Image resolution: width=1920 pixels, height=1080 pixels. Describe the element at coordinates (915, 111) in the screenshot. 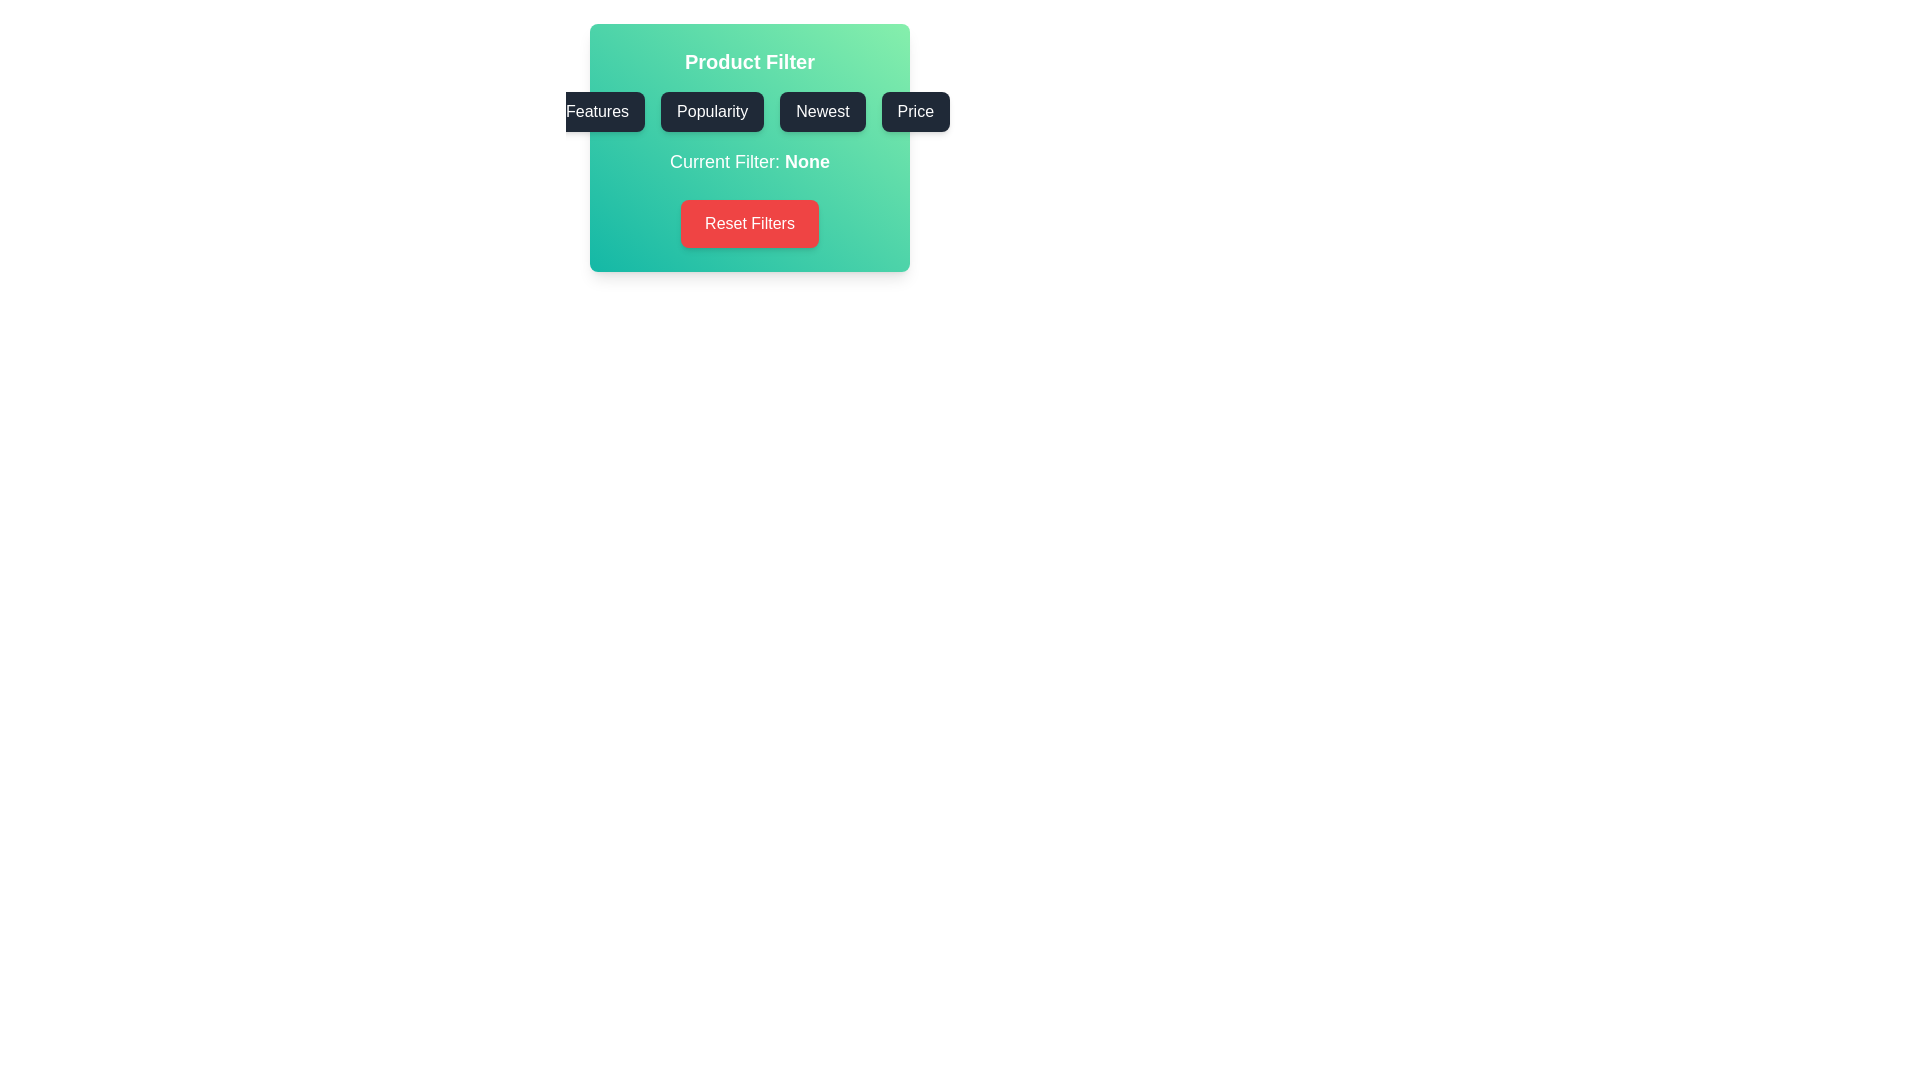

I see `the Price button to select the corresponding filter` at that location.